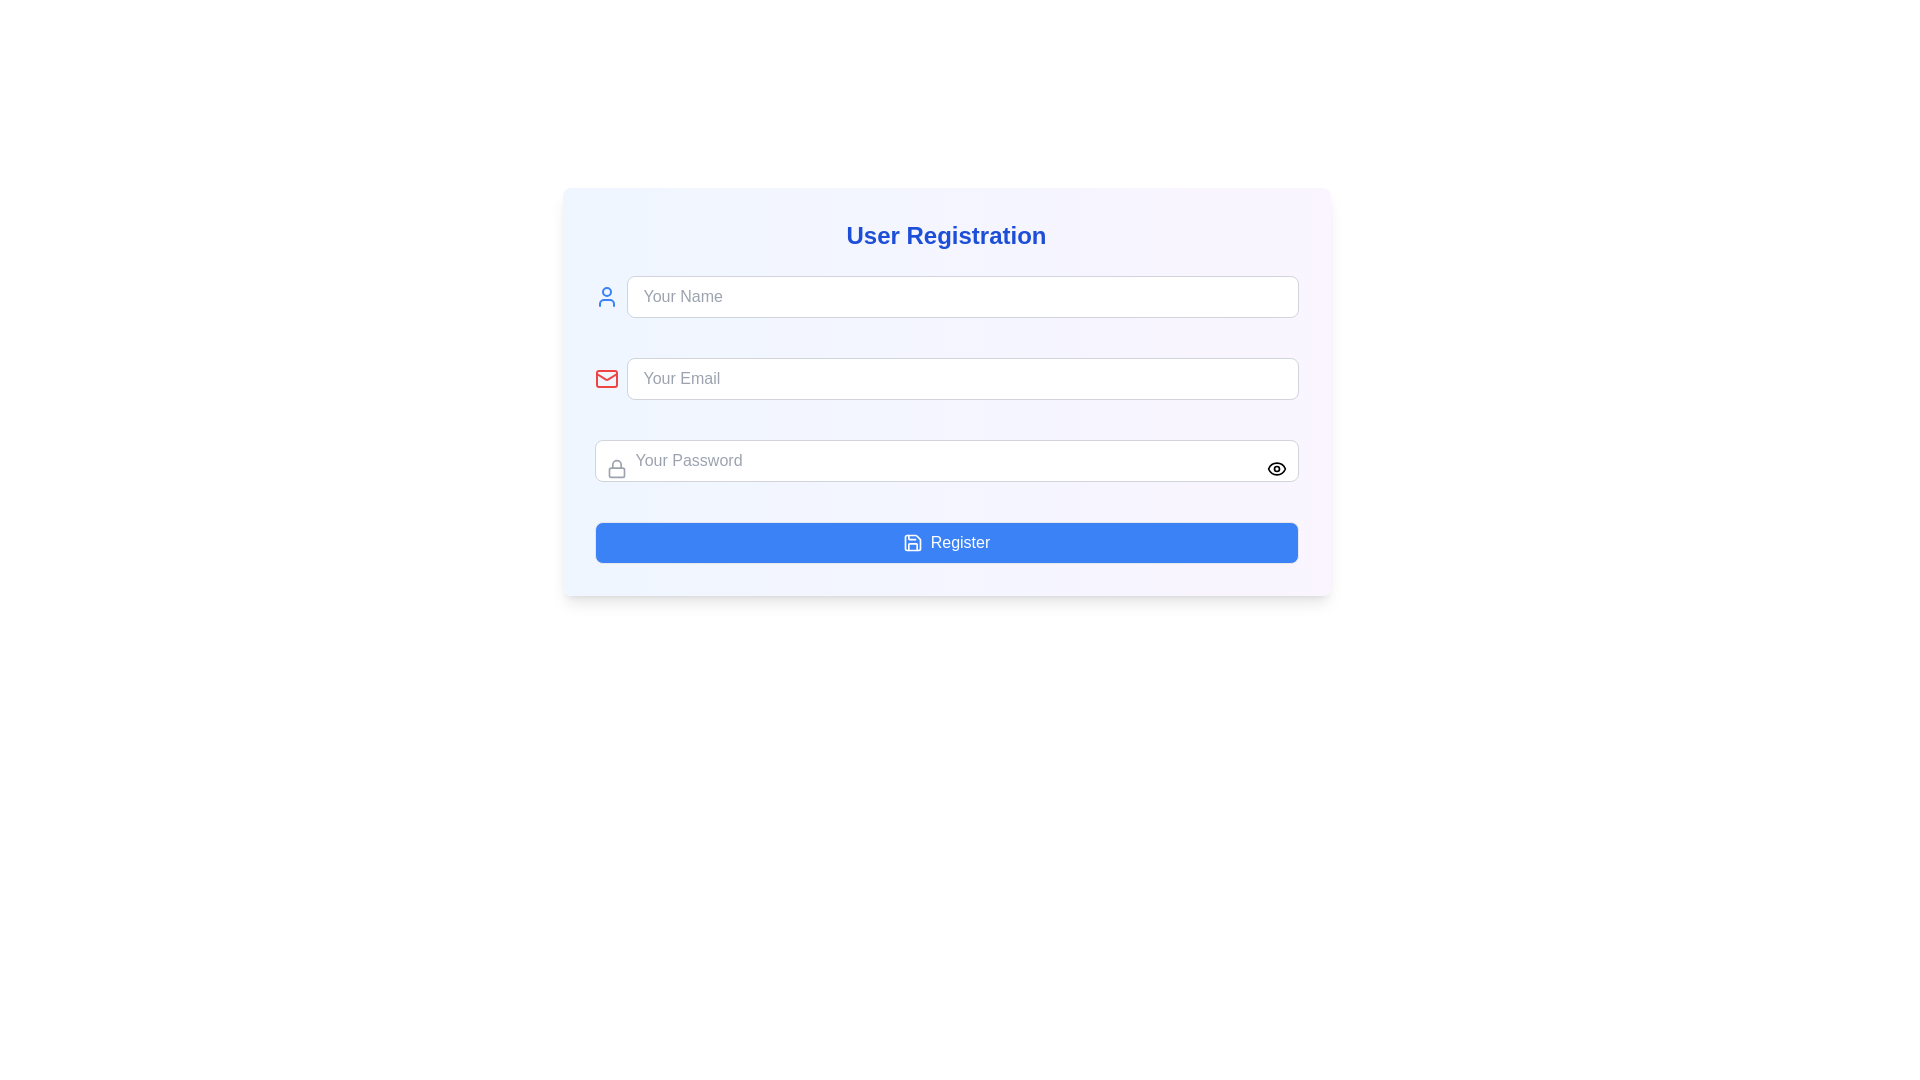  Describe the element at coordinates (605, 297) in the screenshot. I see `the user silhouette icon with a blue outline, located to the left of the 'Your Name' text input field` at that location.